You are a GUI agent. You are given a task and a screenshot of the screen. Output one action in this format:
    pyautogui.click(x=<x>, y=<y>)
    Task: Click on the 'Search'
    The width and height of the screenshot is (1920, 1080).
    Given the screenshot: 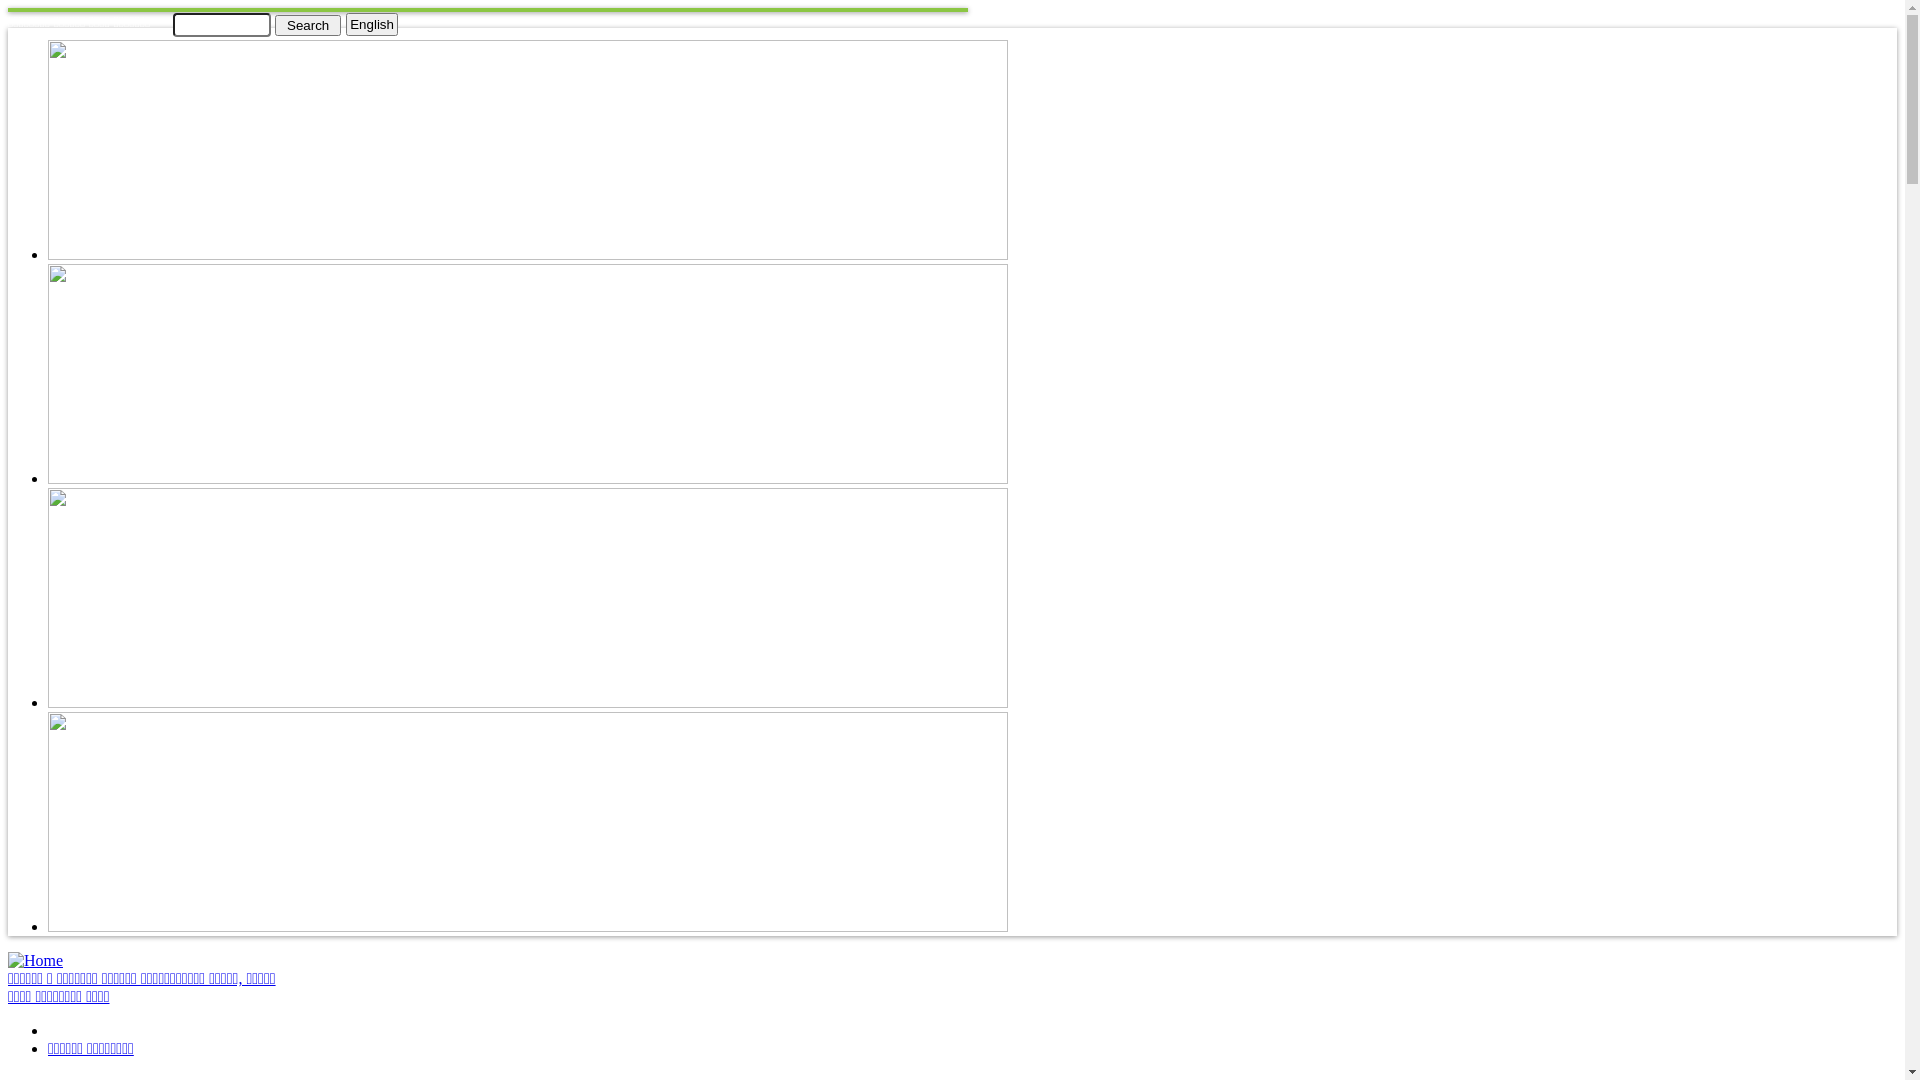 What is the action you would take?
    pyautogui.click(x=306, y=24)
    